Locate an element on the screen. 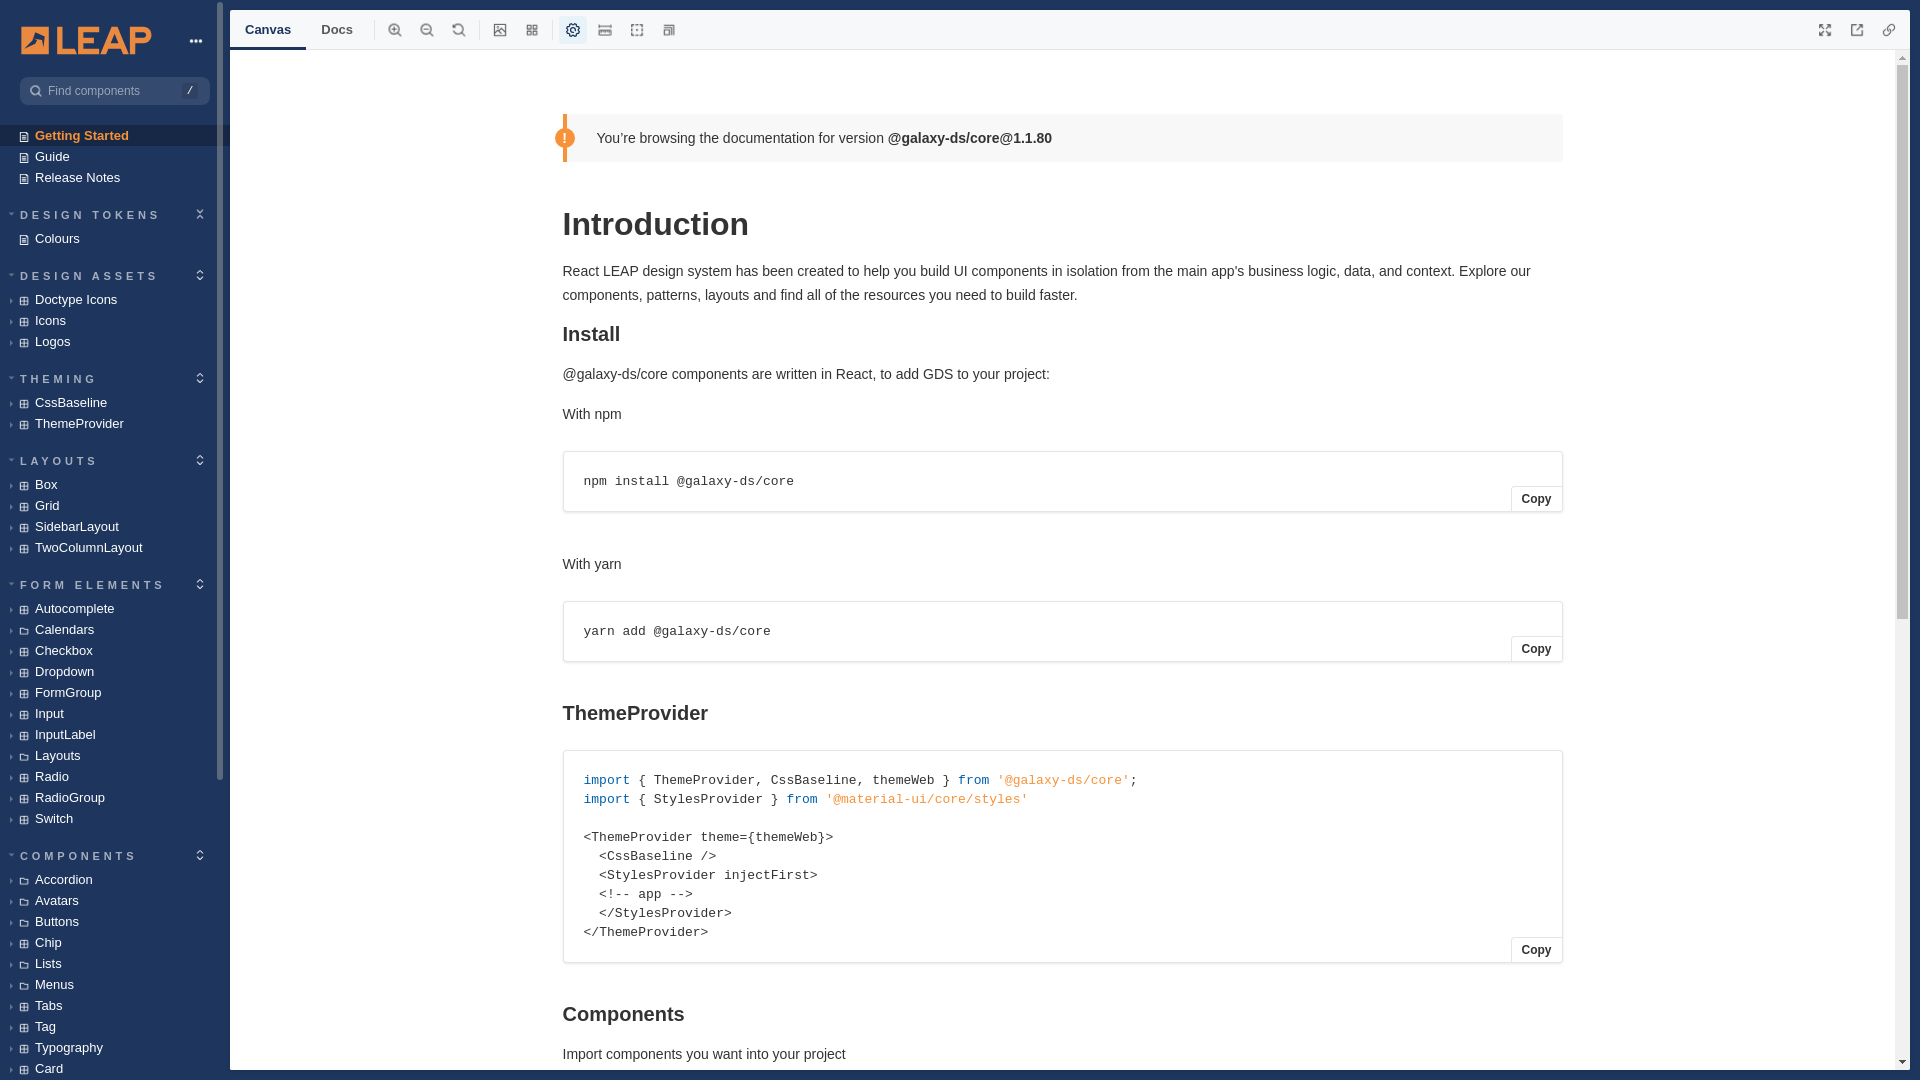 The height and width of the screenshot is (1080, 1920). 'COMPONENTS' is located at coordinates (73, 855).